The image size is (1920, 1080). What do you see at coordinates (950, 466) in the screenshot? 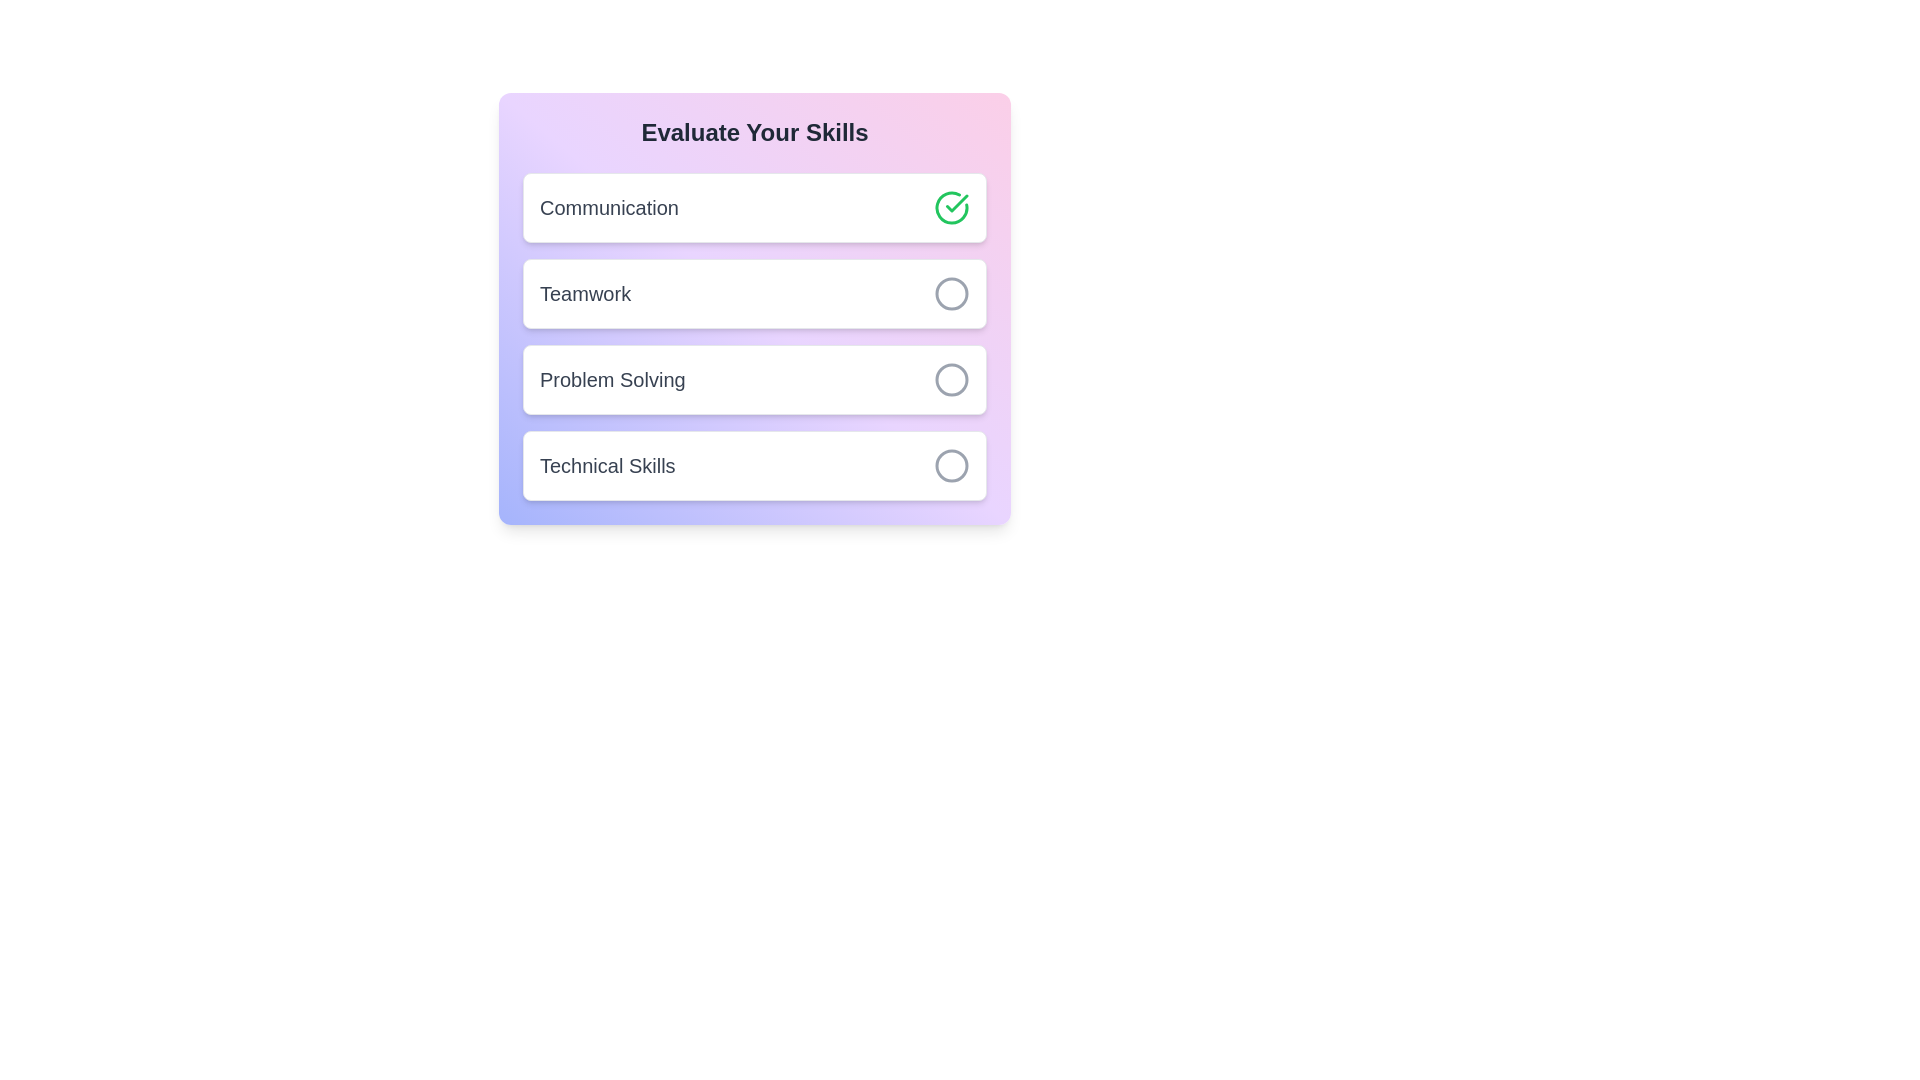
I see `the skill Technical Skills by clicking its associated button` at bounding box center [950, 466].